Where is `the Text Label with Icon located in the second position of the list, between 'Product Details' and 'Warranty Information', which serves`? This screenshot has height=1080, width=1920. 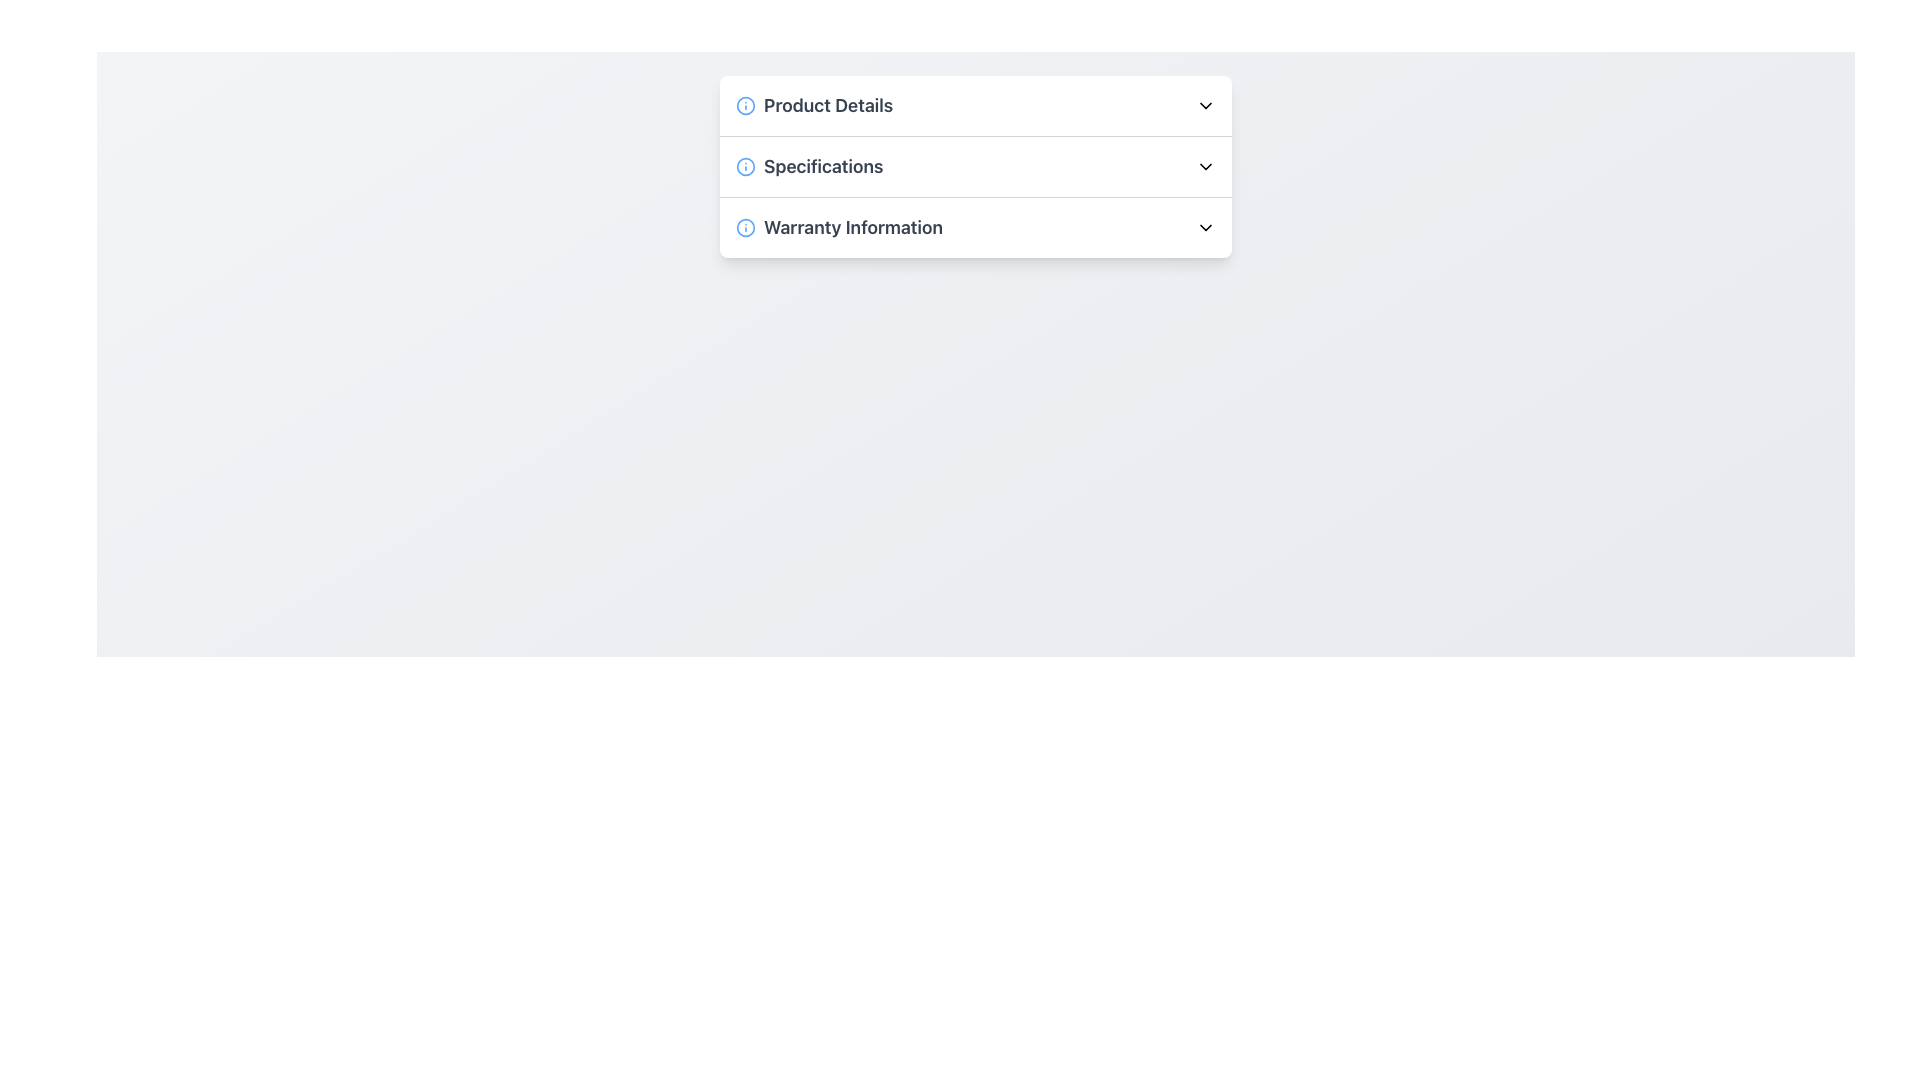
the Text Label with Icon located in the second position of the list, between 'Product Details' and 'Warranty Information', which serves is located at coordinates (809, 165).